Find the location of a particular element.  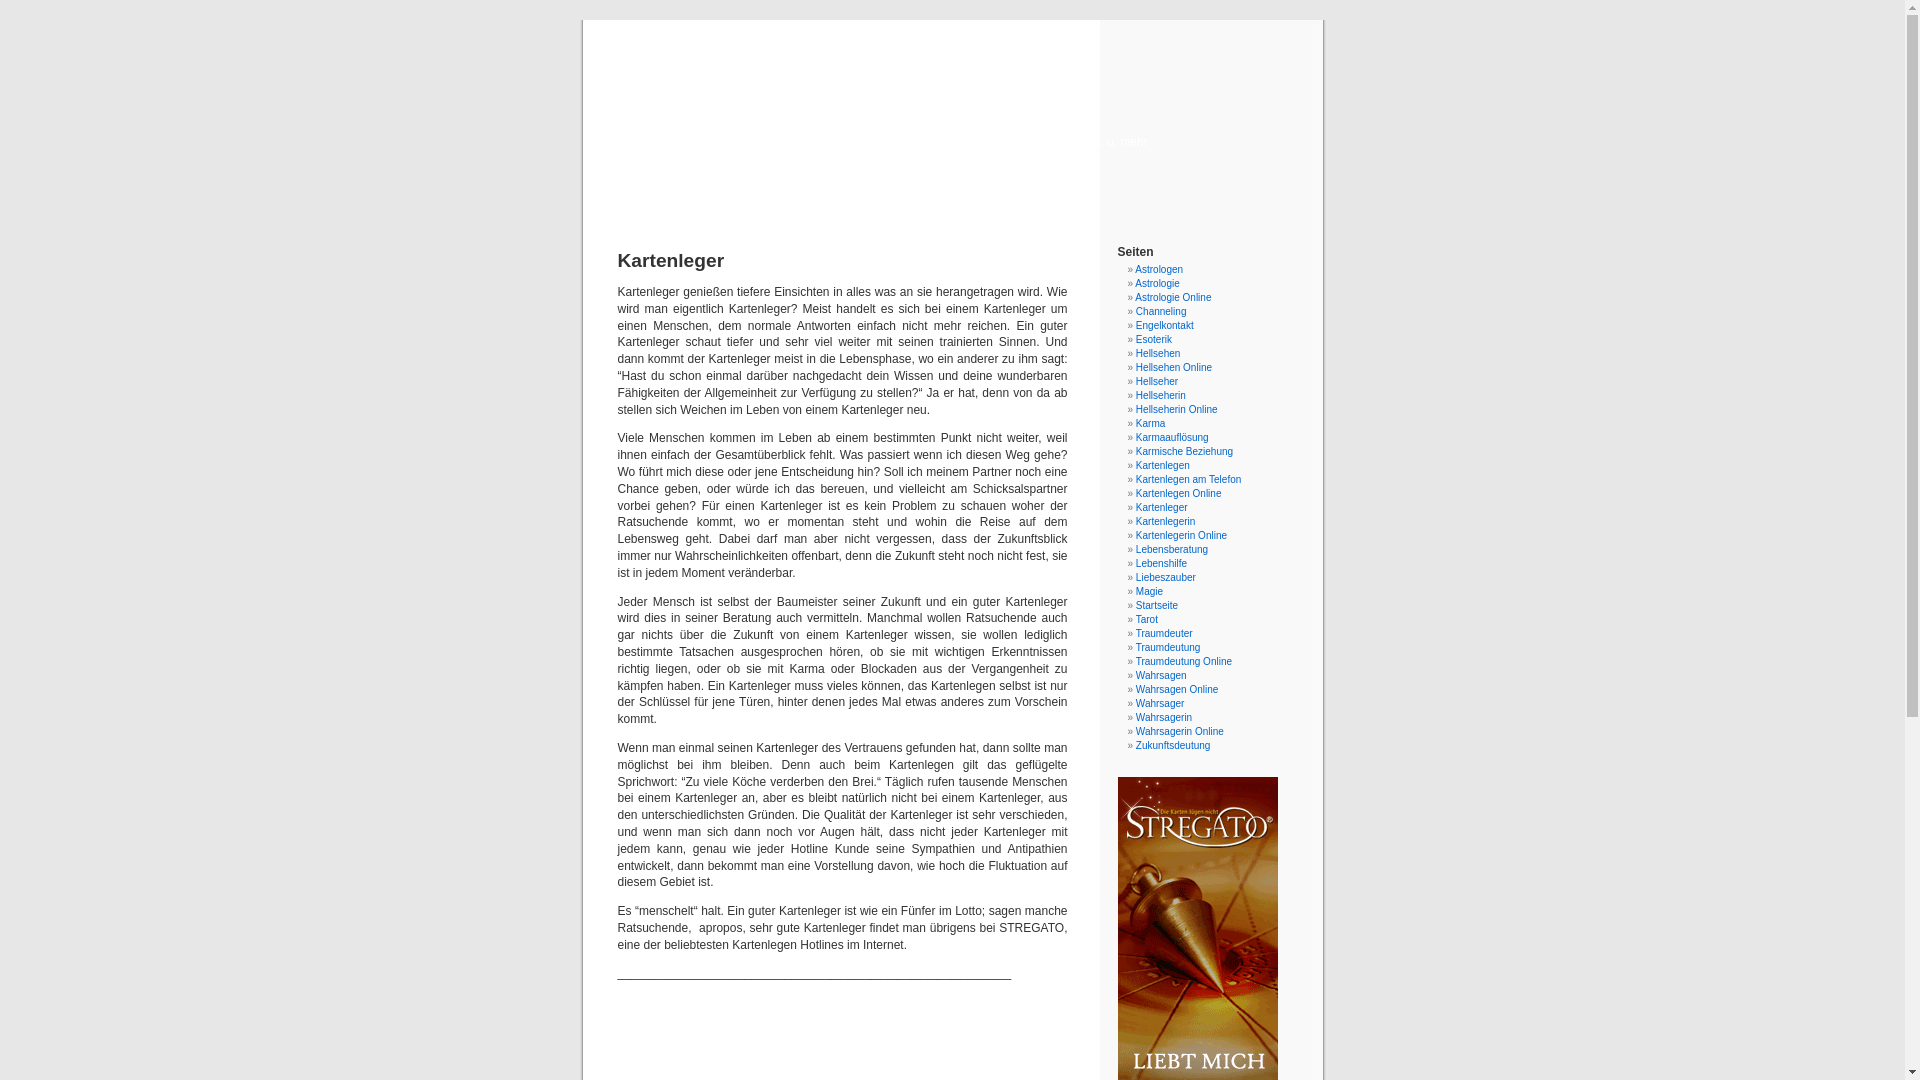

'Traumdeutung' is located at coordinates (1168, 647).